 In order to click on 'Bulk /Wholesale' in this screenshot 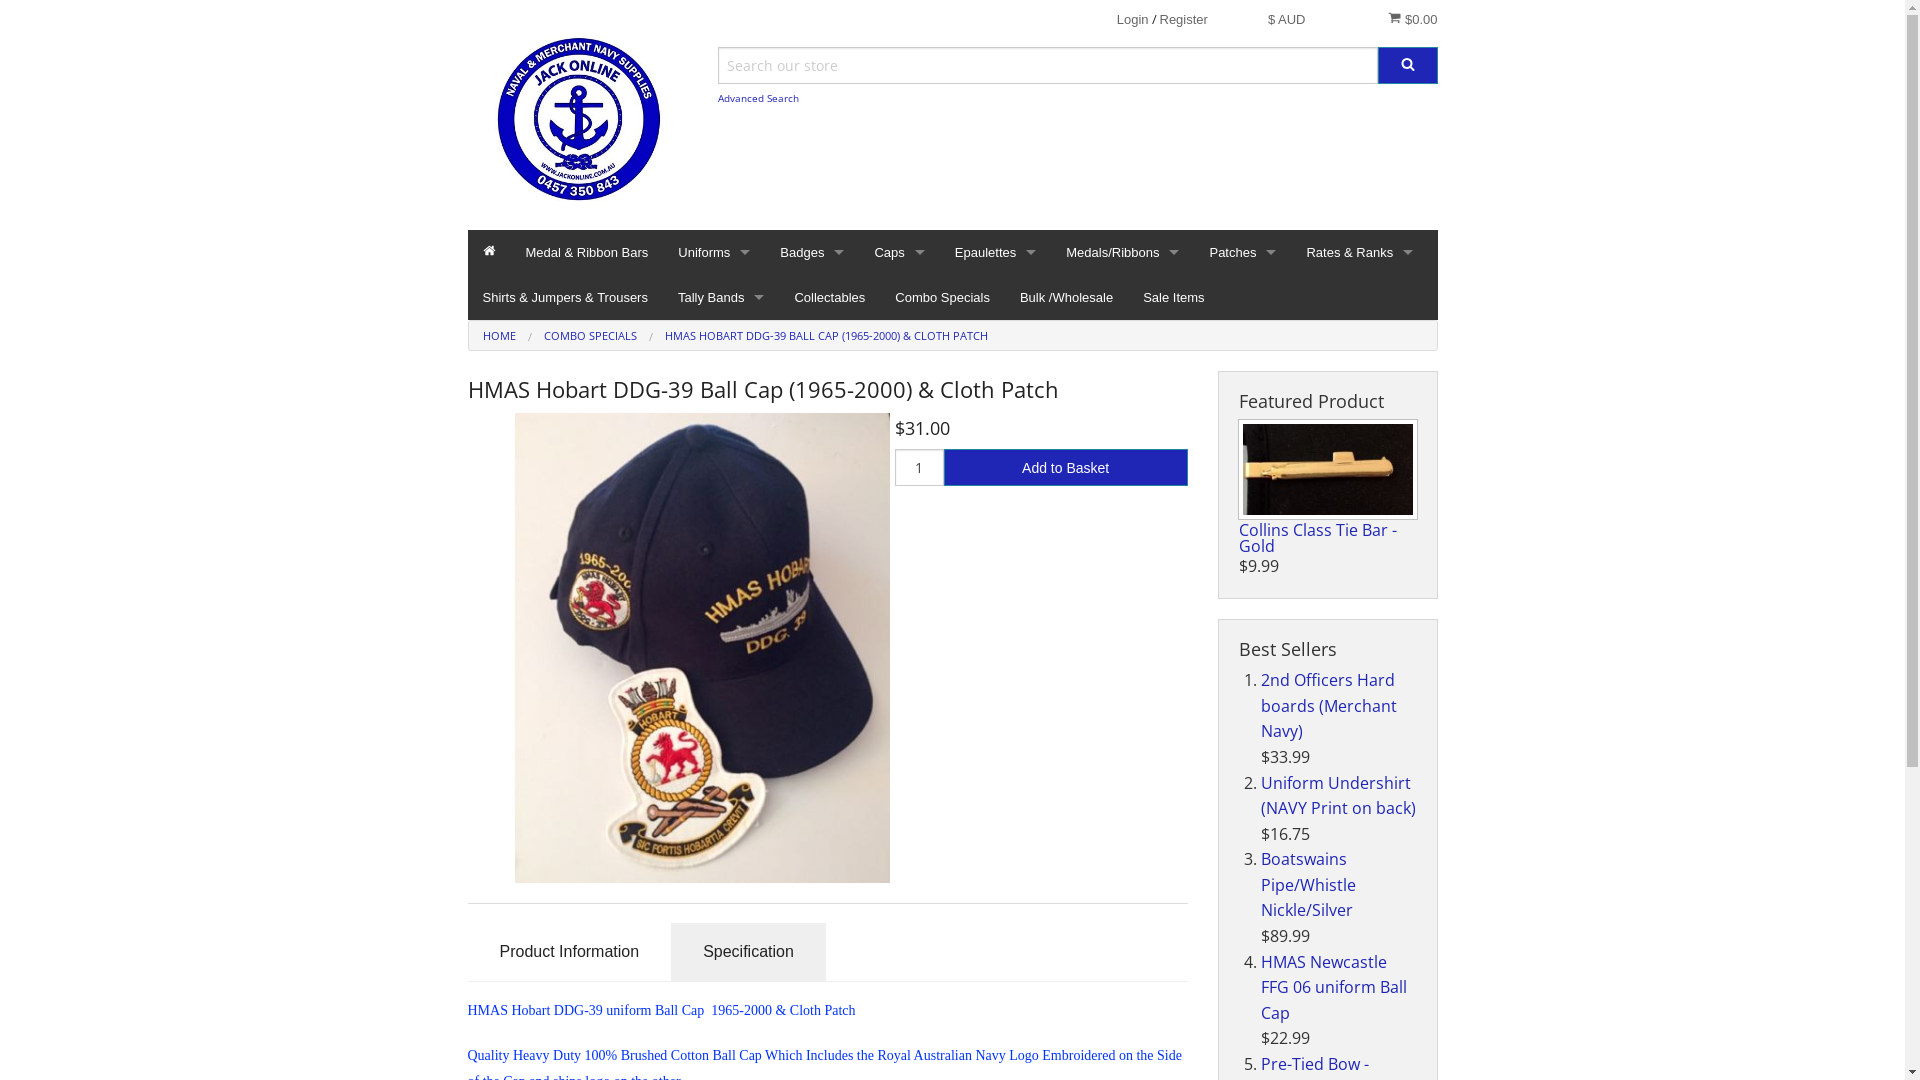, I will do `click(1004, 297)`.